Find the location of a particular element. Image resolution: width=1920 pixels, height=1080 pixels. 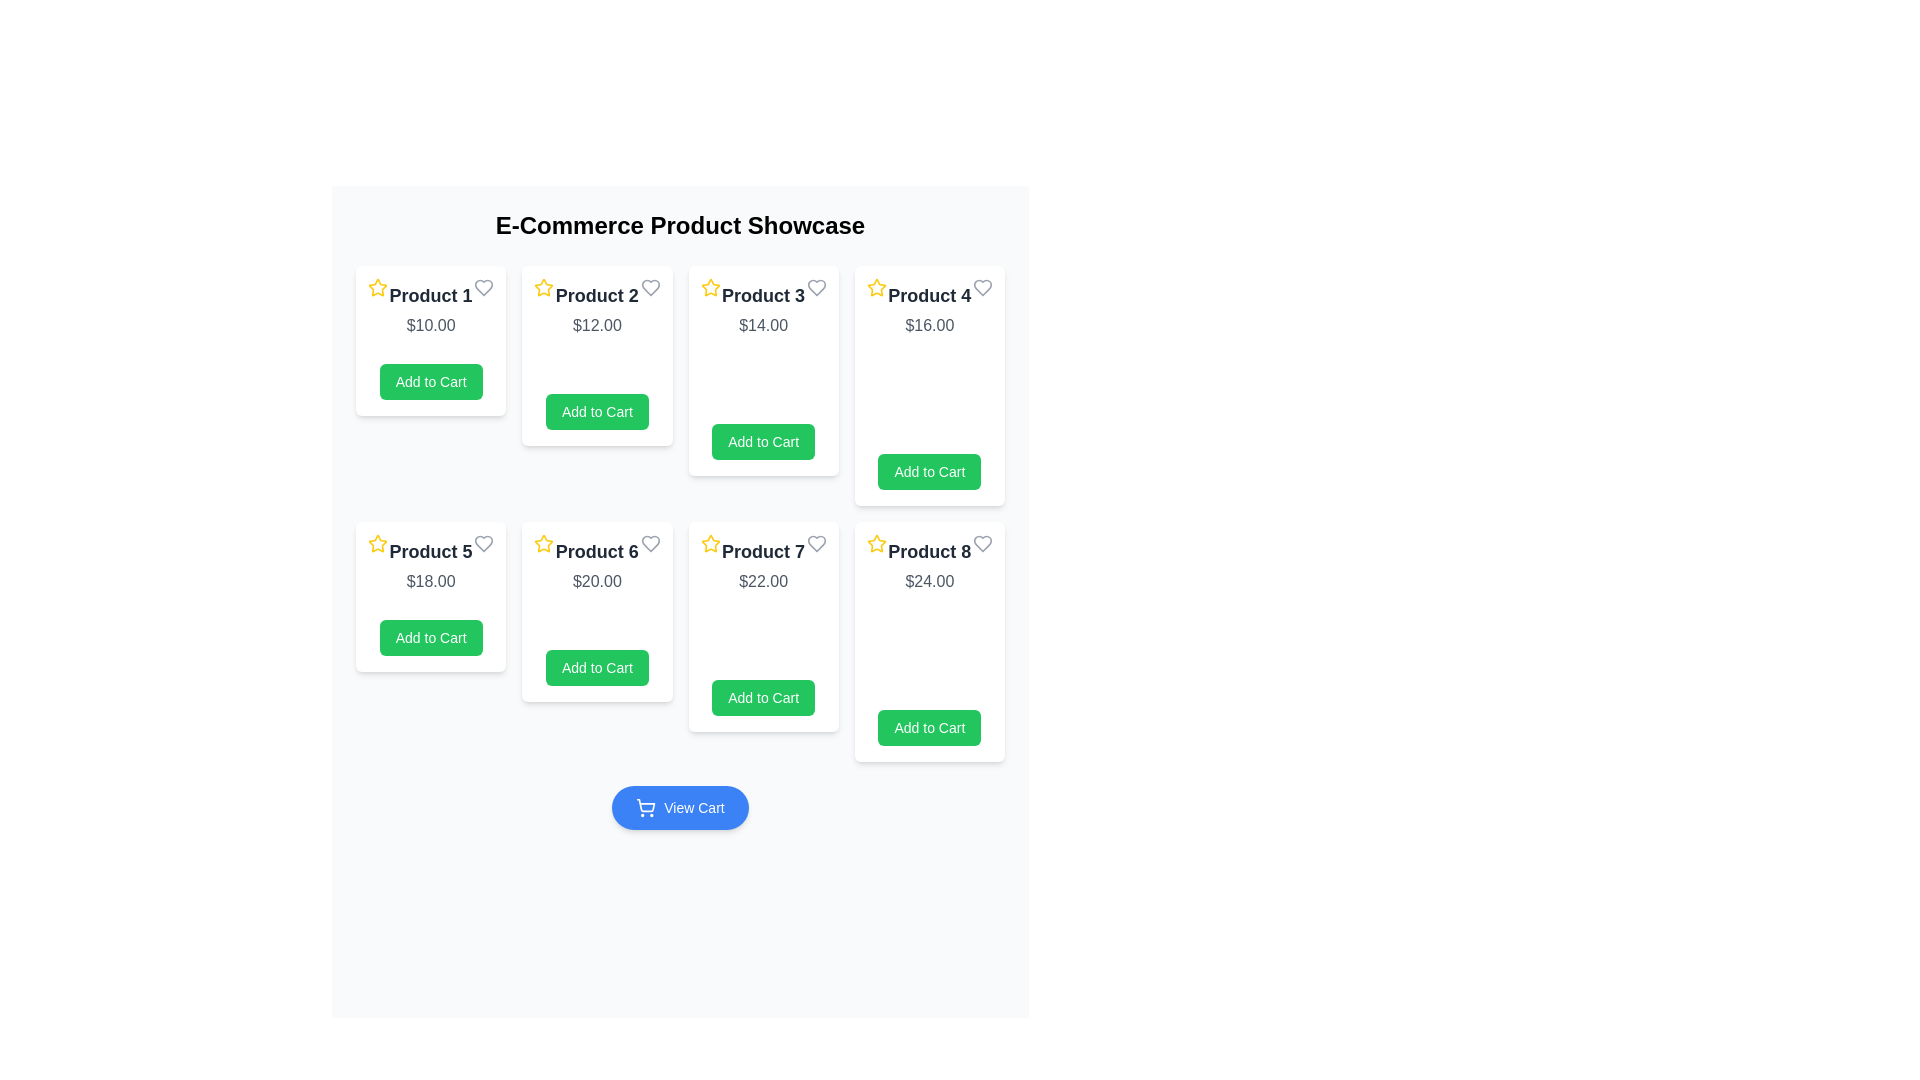

the star icon located in the upper-left corner of the 'Product 4' card, which serves as an indicator for product rating and a favorite marker is located at coordinates (876, 287).